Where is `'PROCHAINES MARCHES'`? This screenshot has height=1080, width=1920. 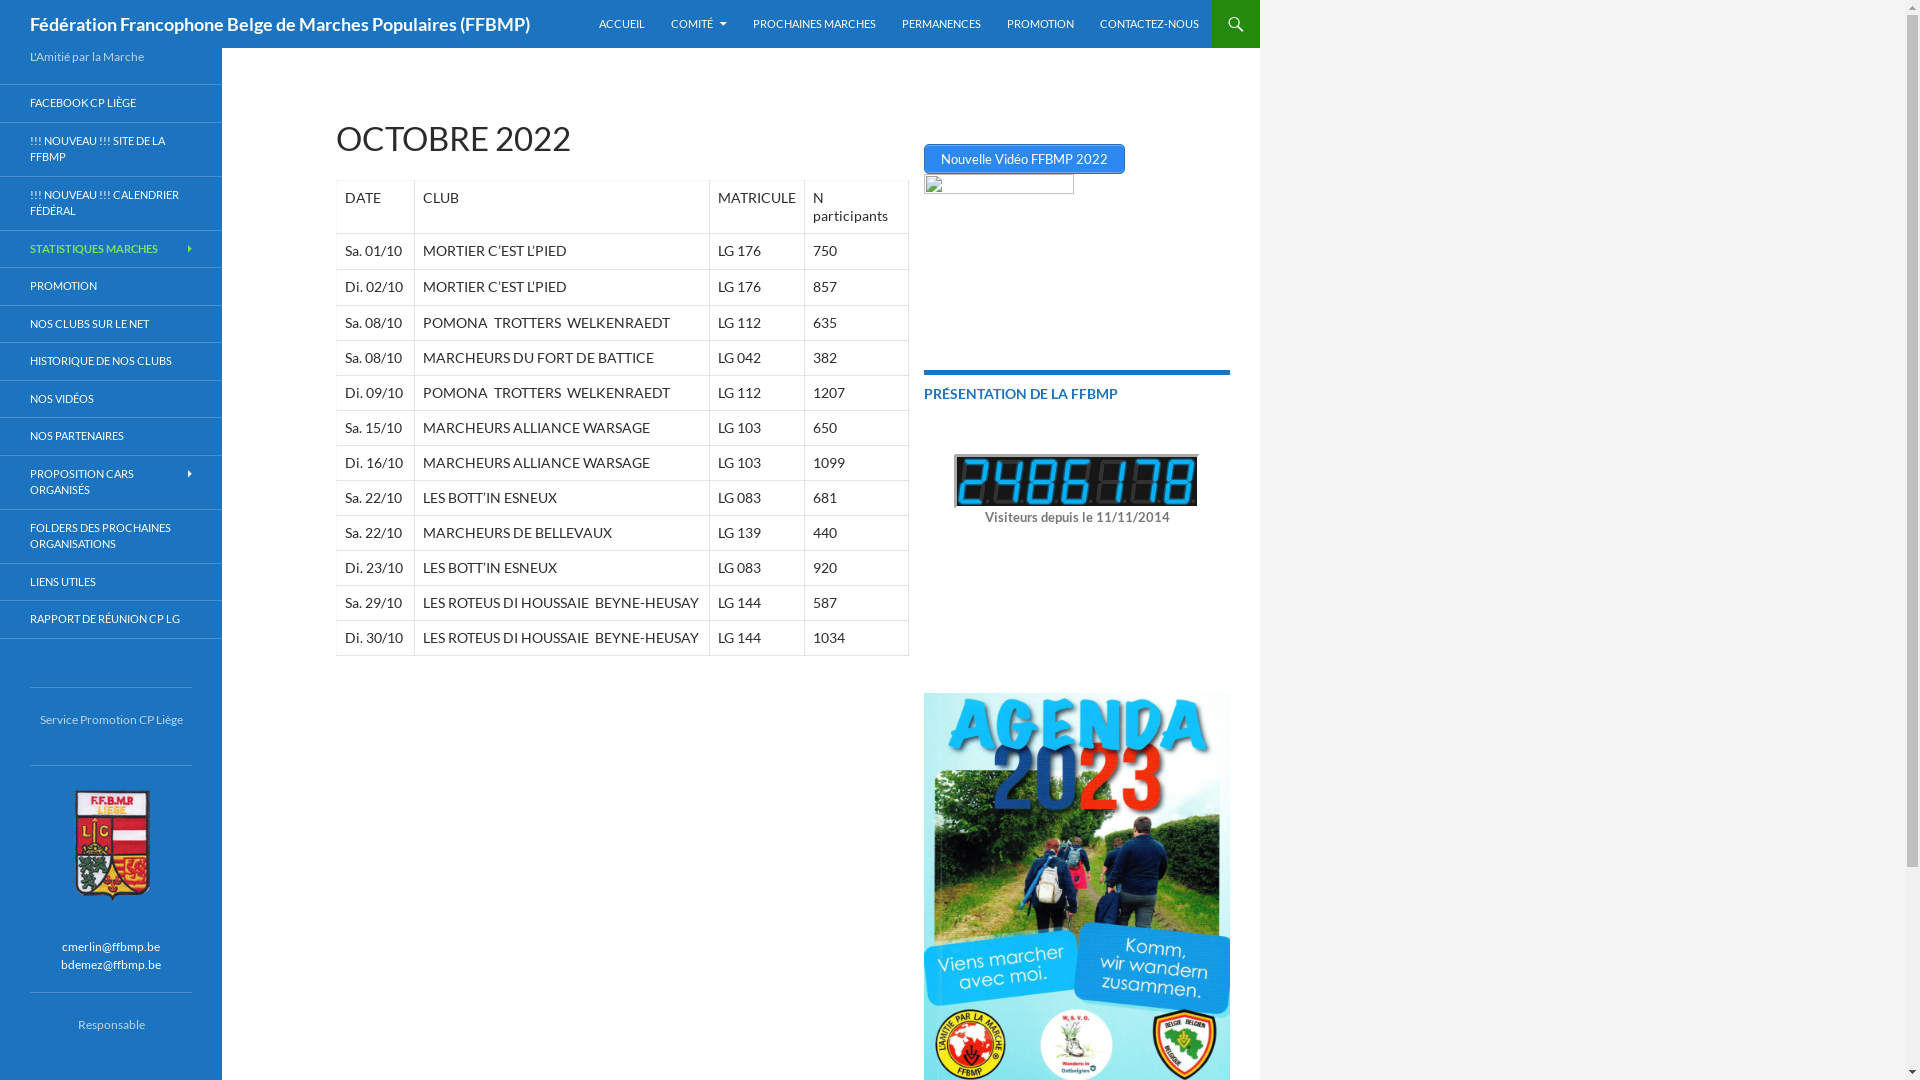
'PROCHAINES MARCHES' is located at coordinates (814, 23).